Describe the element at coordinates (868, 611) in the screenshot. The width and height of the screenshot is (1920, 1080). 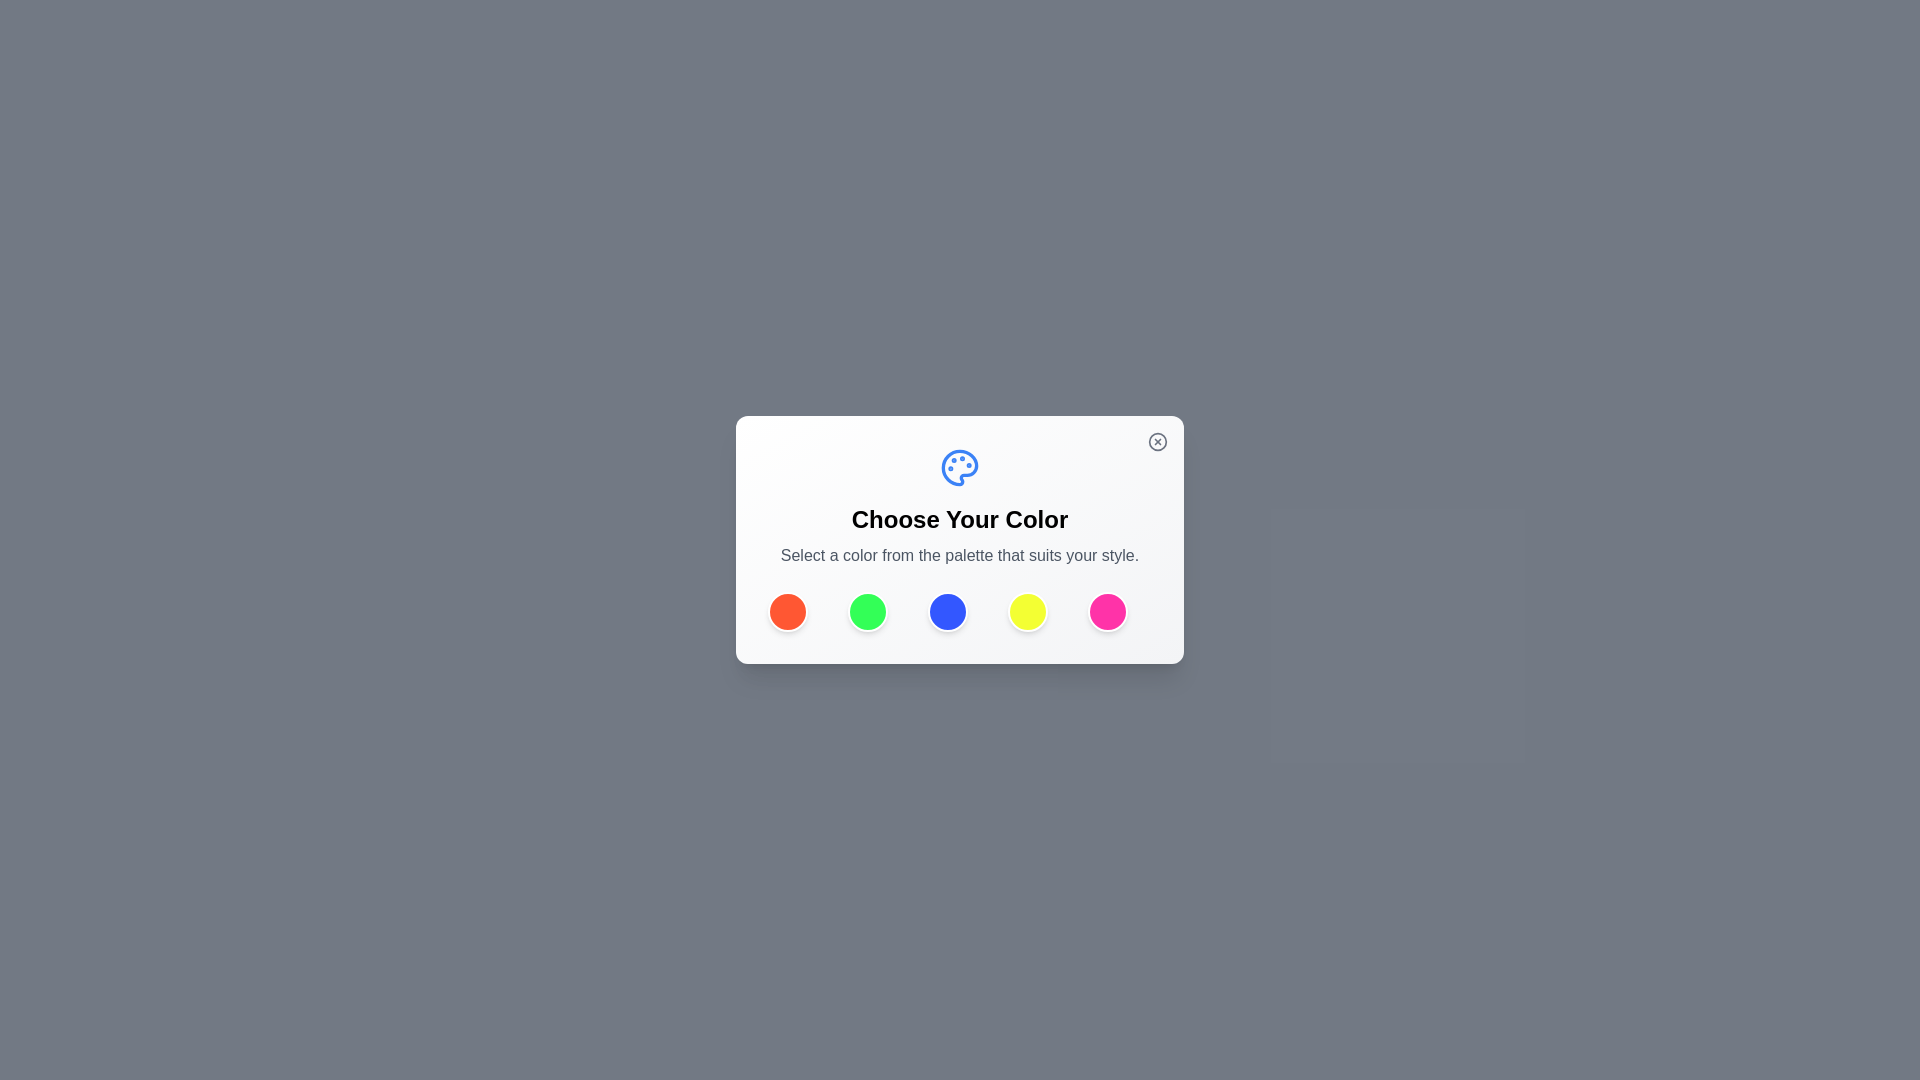
I see `the color button corresponding to green` at that location.